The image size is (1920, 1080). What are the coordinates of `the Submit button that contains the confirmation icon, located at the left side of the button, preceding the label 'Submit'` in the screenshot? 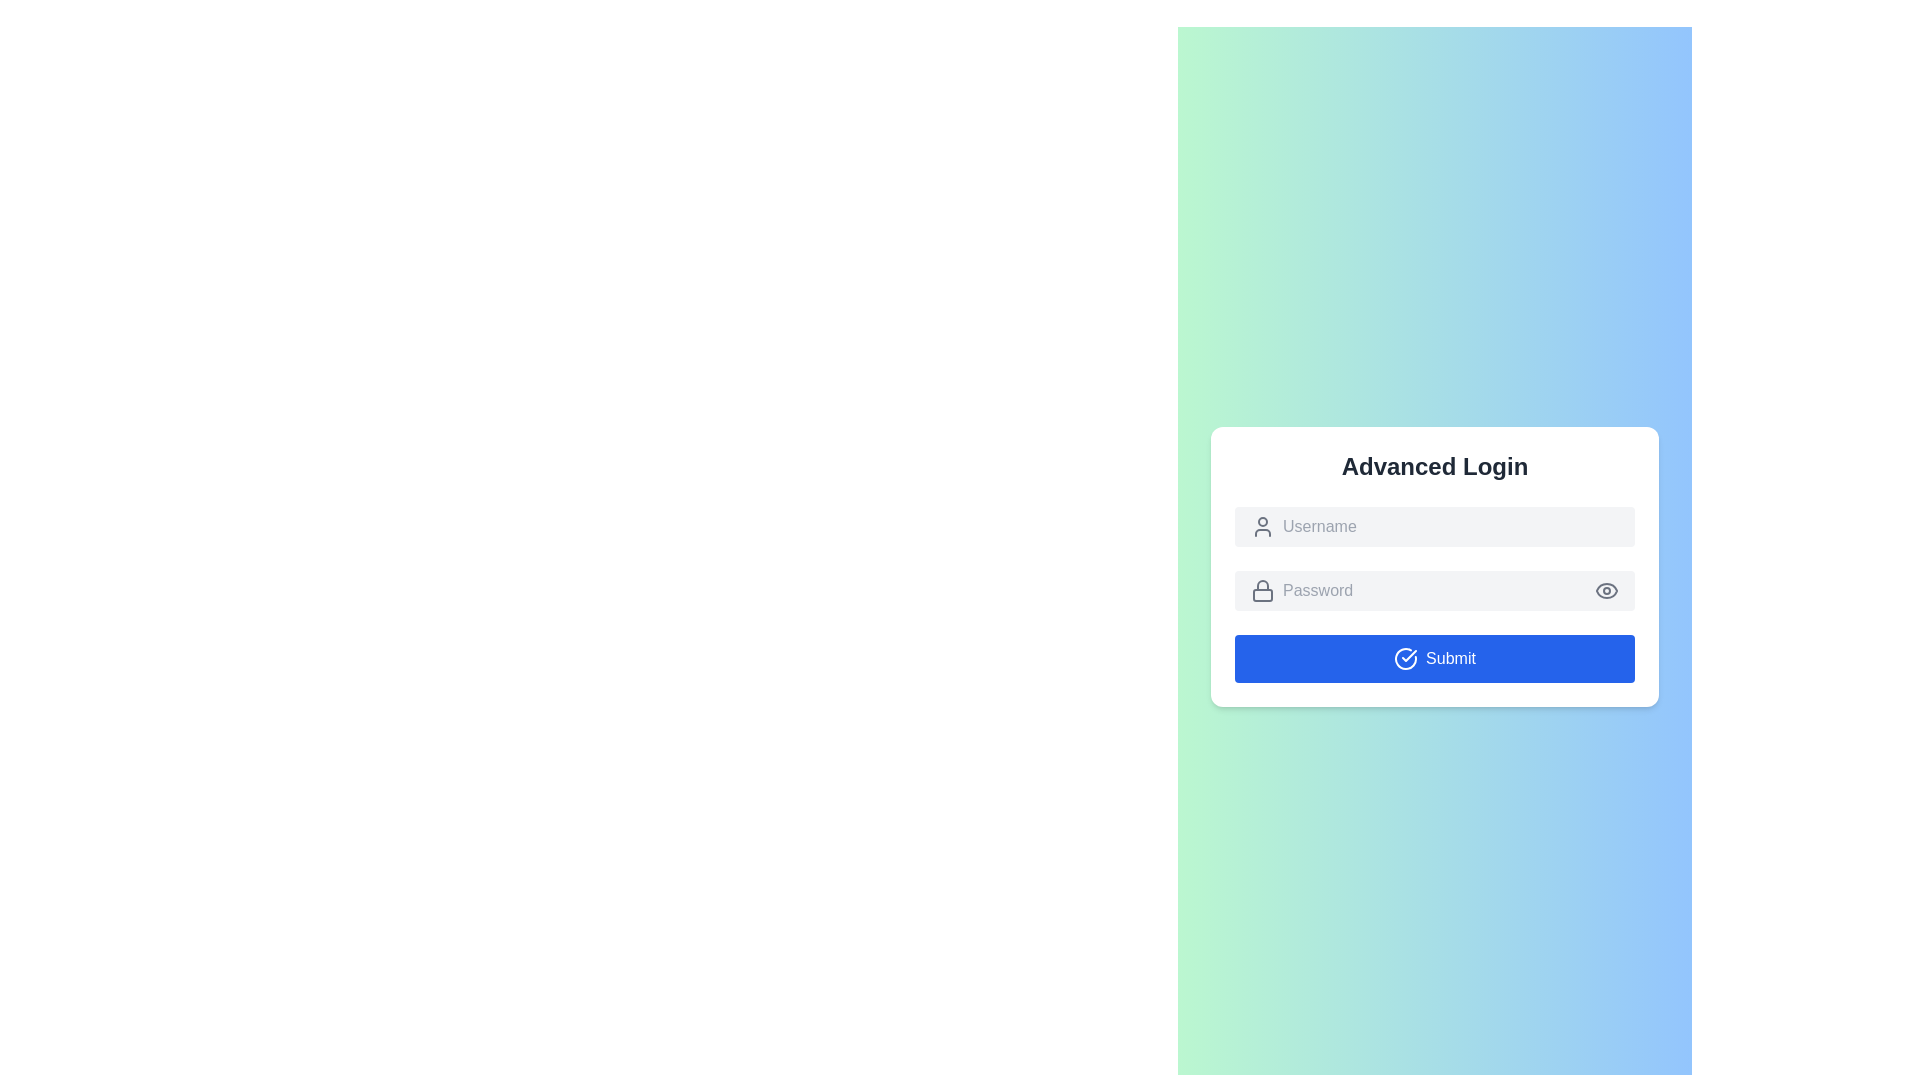 It's located at (1405, 659).